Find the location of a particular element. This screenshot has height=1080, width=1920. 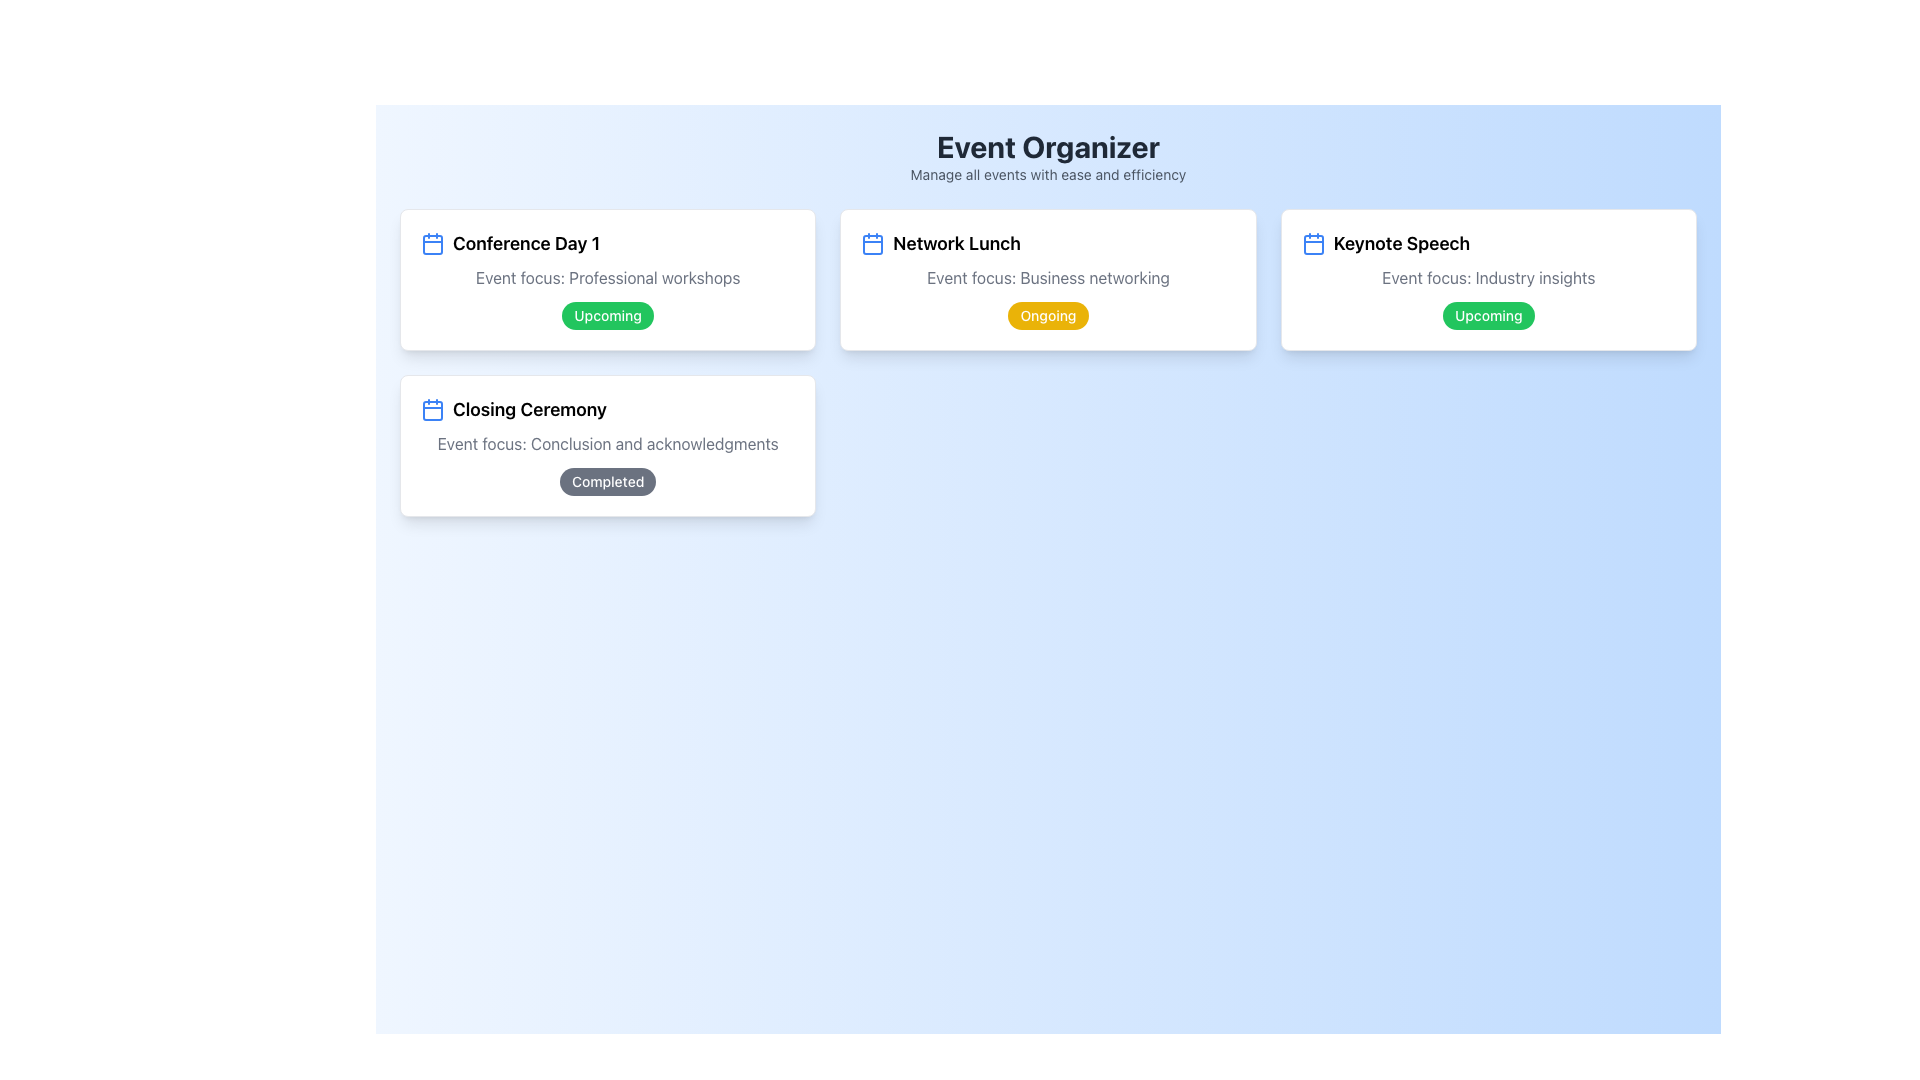

the text label displaying 'Keynote Speech', which is bold and located under a calendar icon, in the third column of the grid layout is located at coordinates (1400, 242).